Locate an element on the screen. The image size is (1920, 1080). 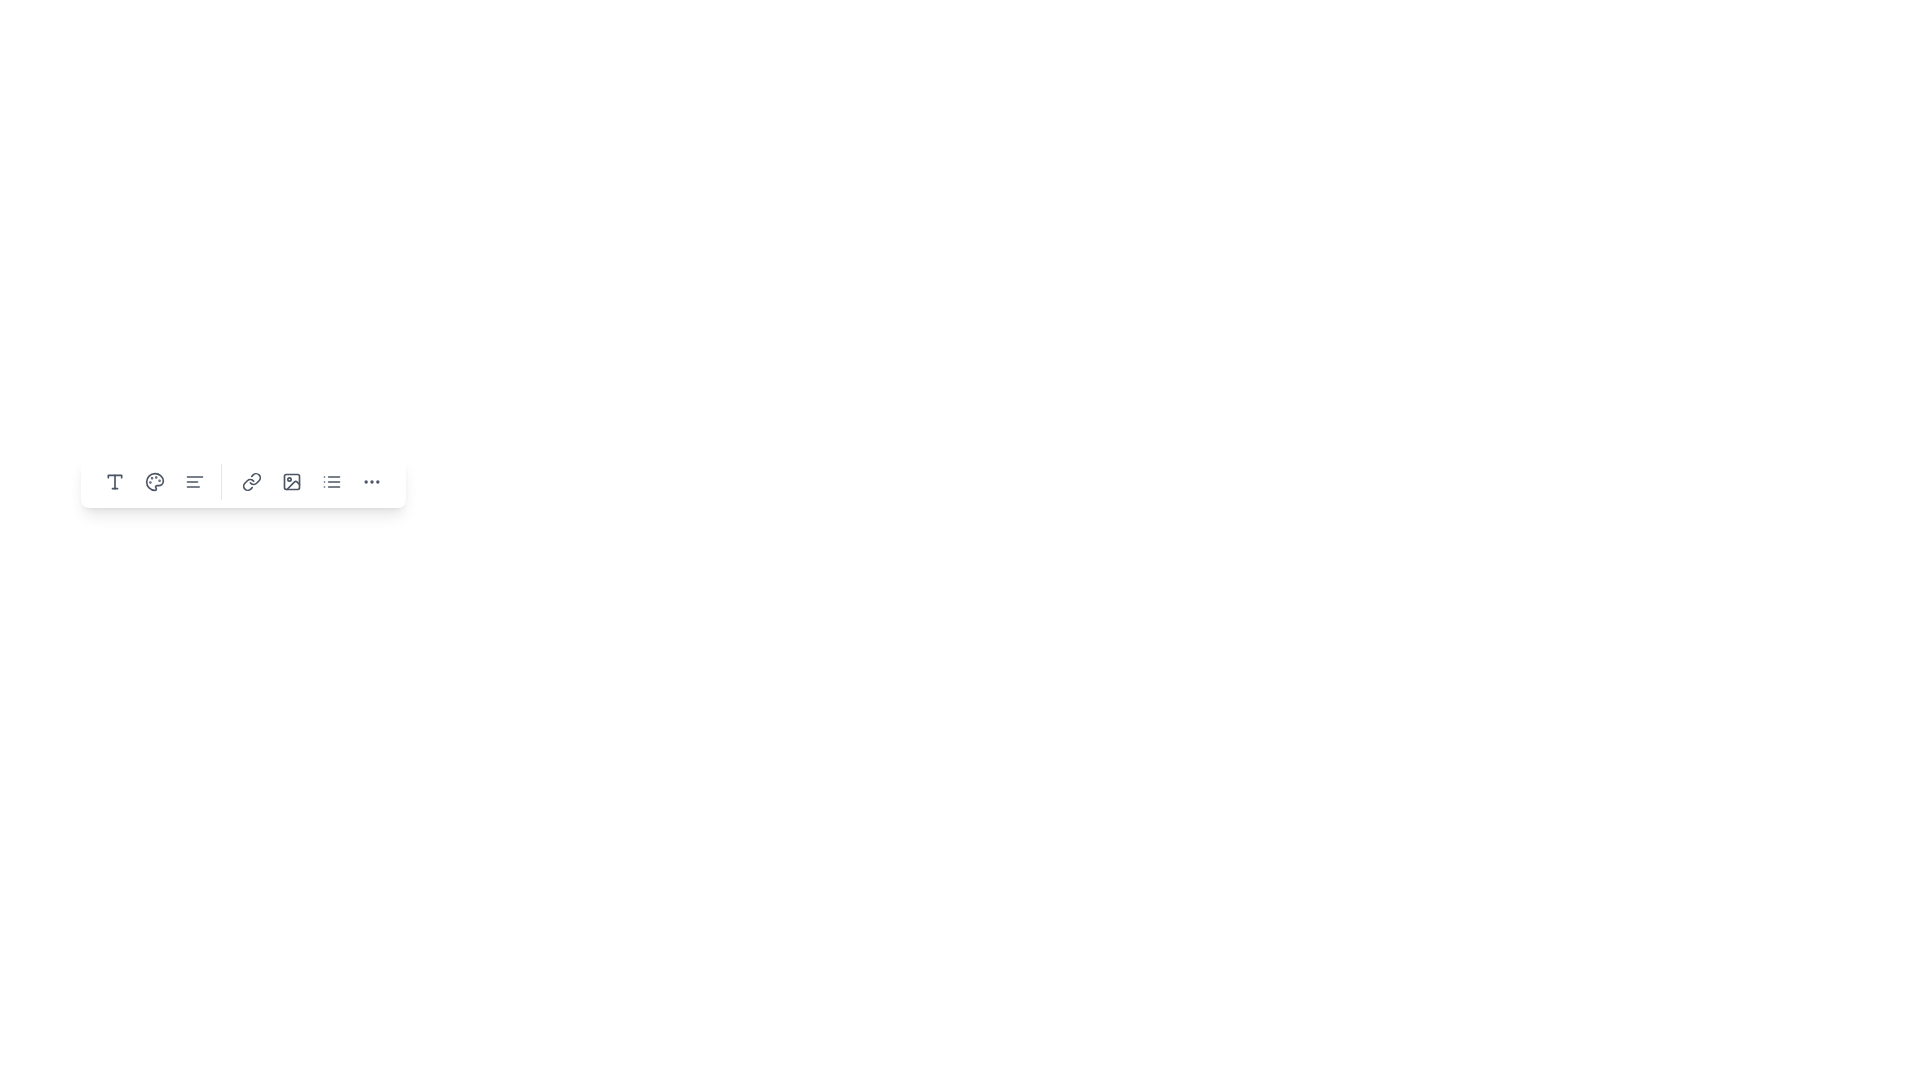
the menu trigger button located at the far right of the horizontal toolbar is located at coordinates (372, 482).